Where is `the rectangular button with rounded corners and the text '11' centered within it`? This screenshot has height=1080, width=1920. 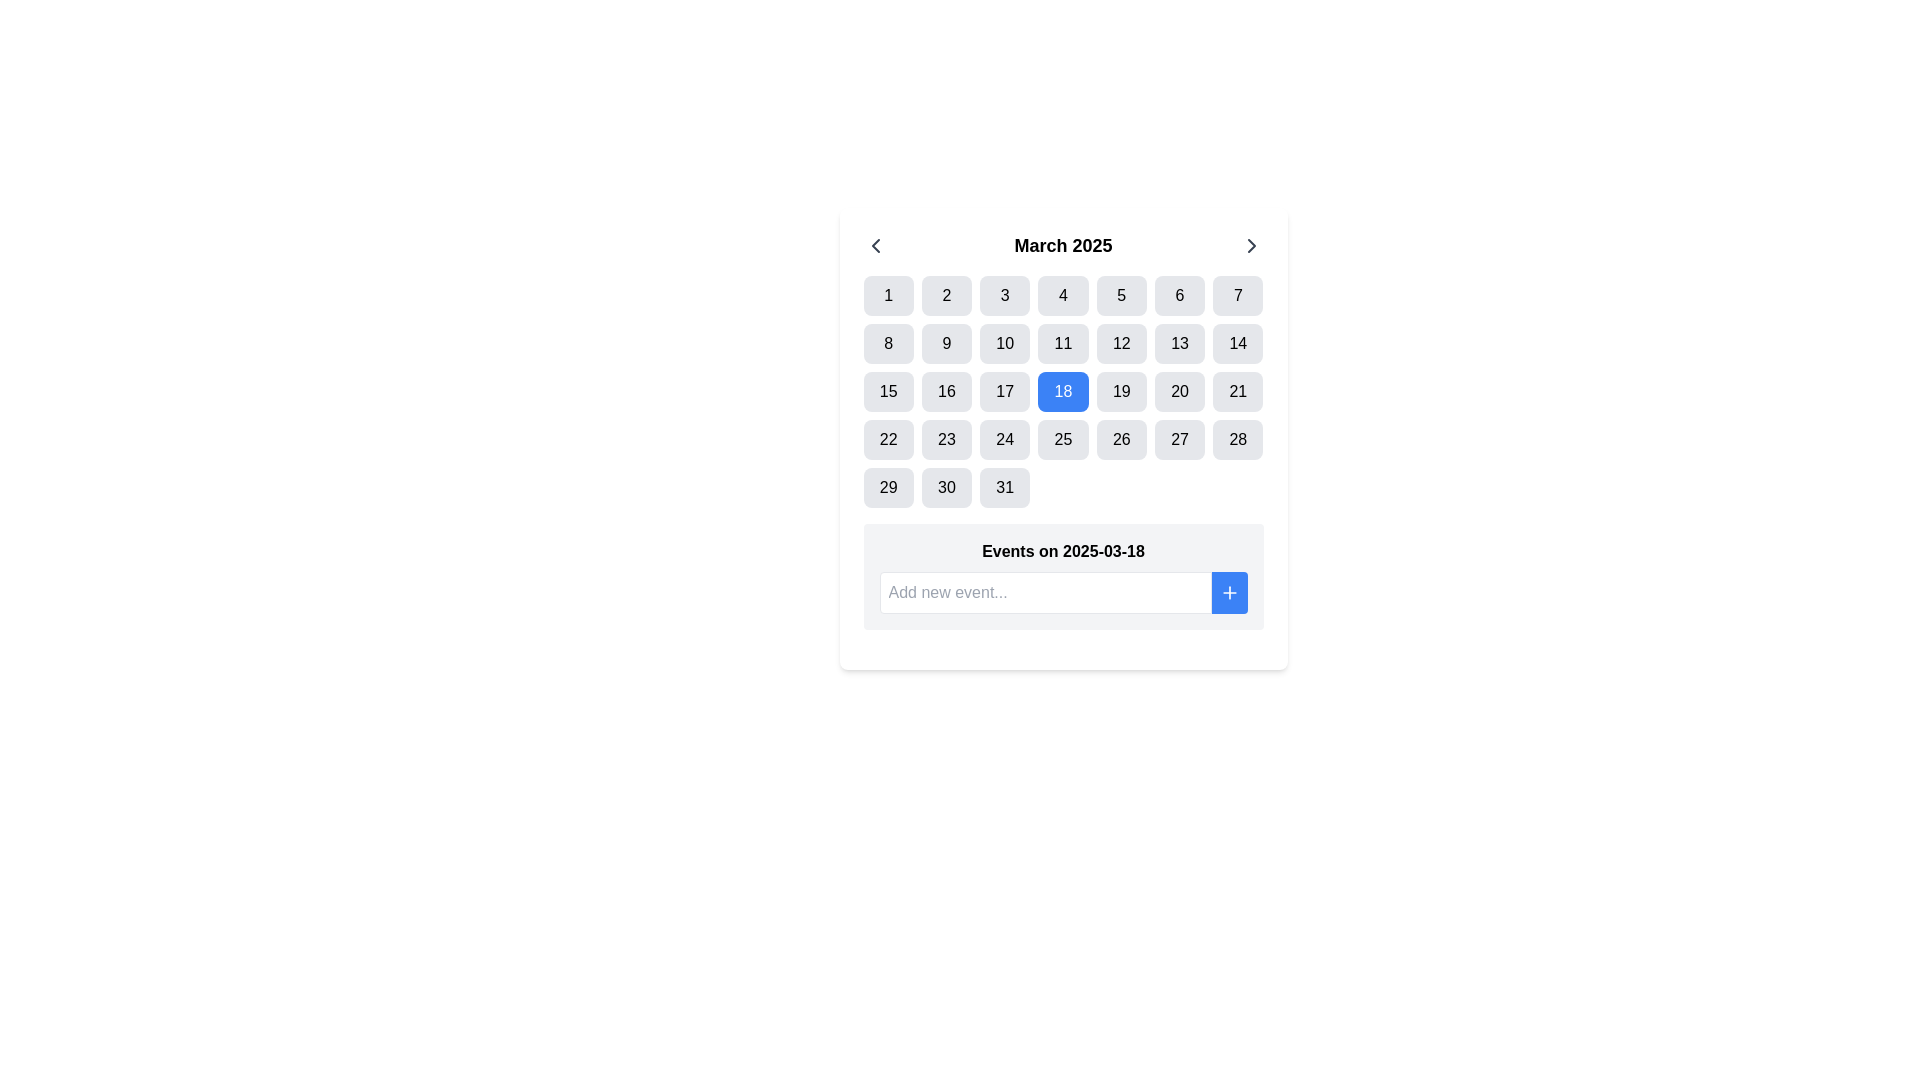
the rectangular button with rounded corners and the text '11' centered within it is located at coordinates (1062, 342).